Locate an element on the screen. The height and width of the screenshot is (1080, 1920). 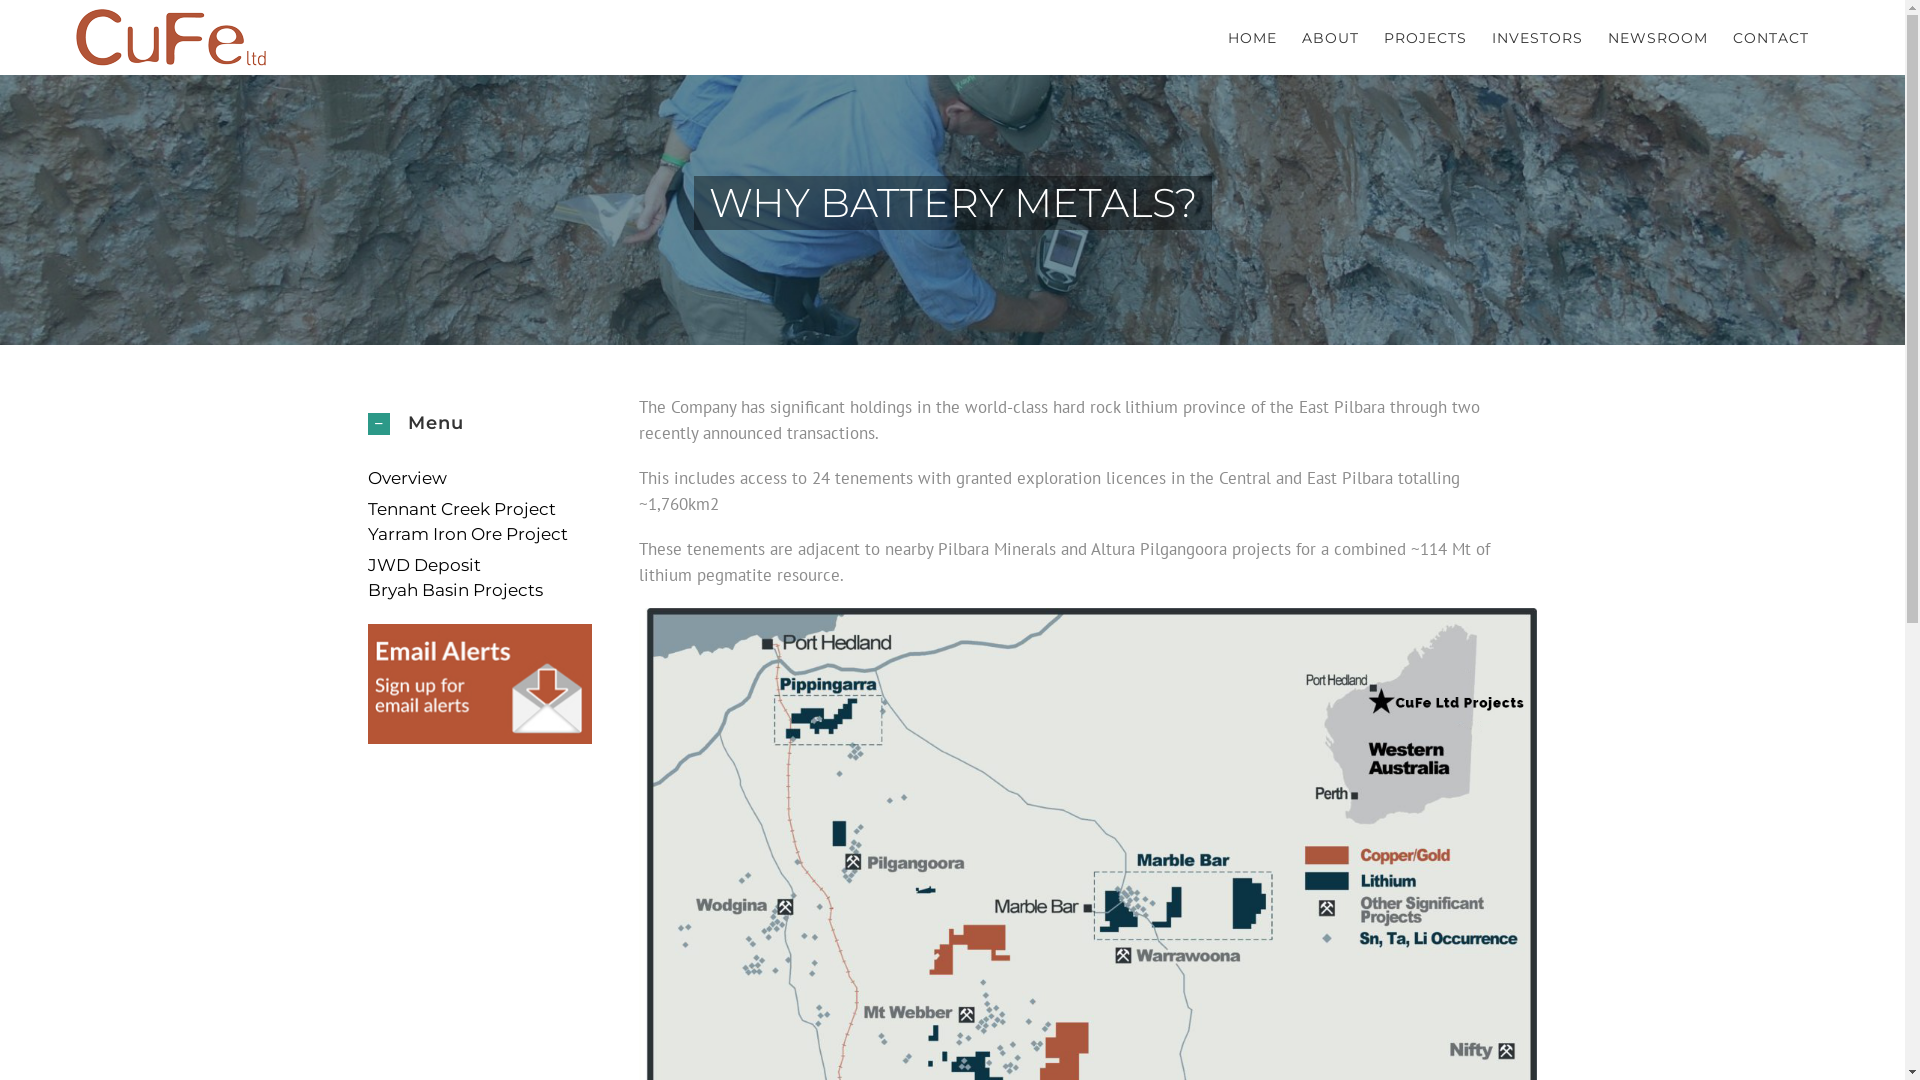
'ABOUT' is located at coordinates (1330, 37).